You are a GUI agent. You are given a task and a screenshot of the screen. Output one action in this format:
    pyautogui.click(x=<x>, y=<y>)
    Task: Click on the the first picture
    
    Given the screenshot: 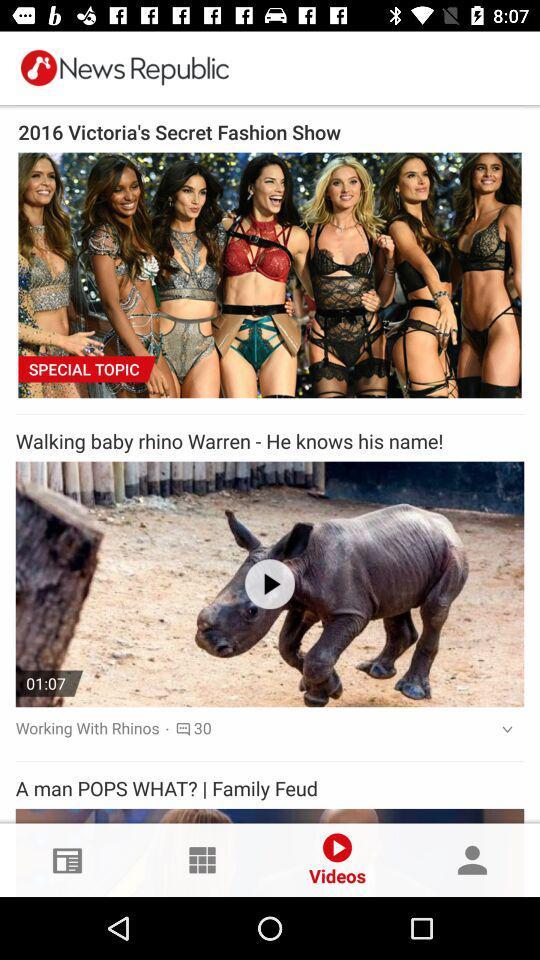 What is the action you would take?
    pyautogui.click(x=270, y=274)
    